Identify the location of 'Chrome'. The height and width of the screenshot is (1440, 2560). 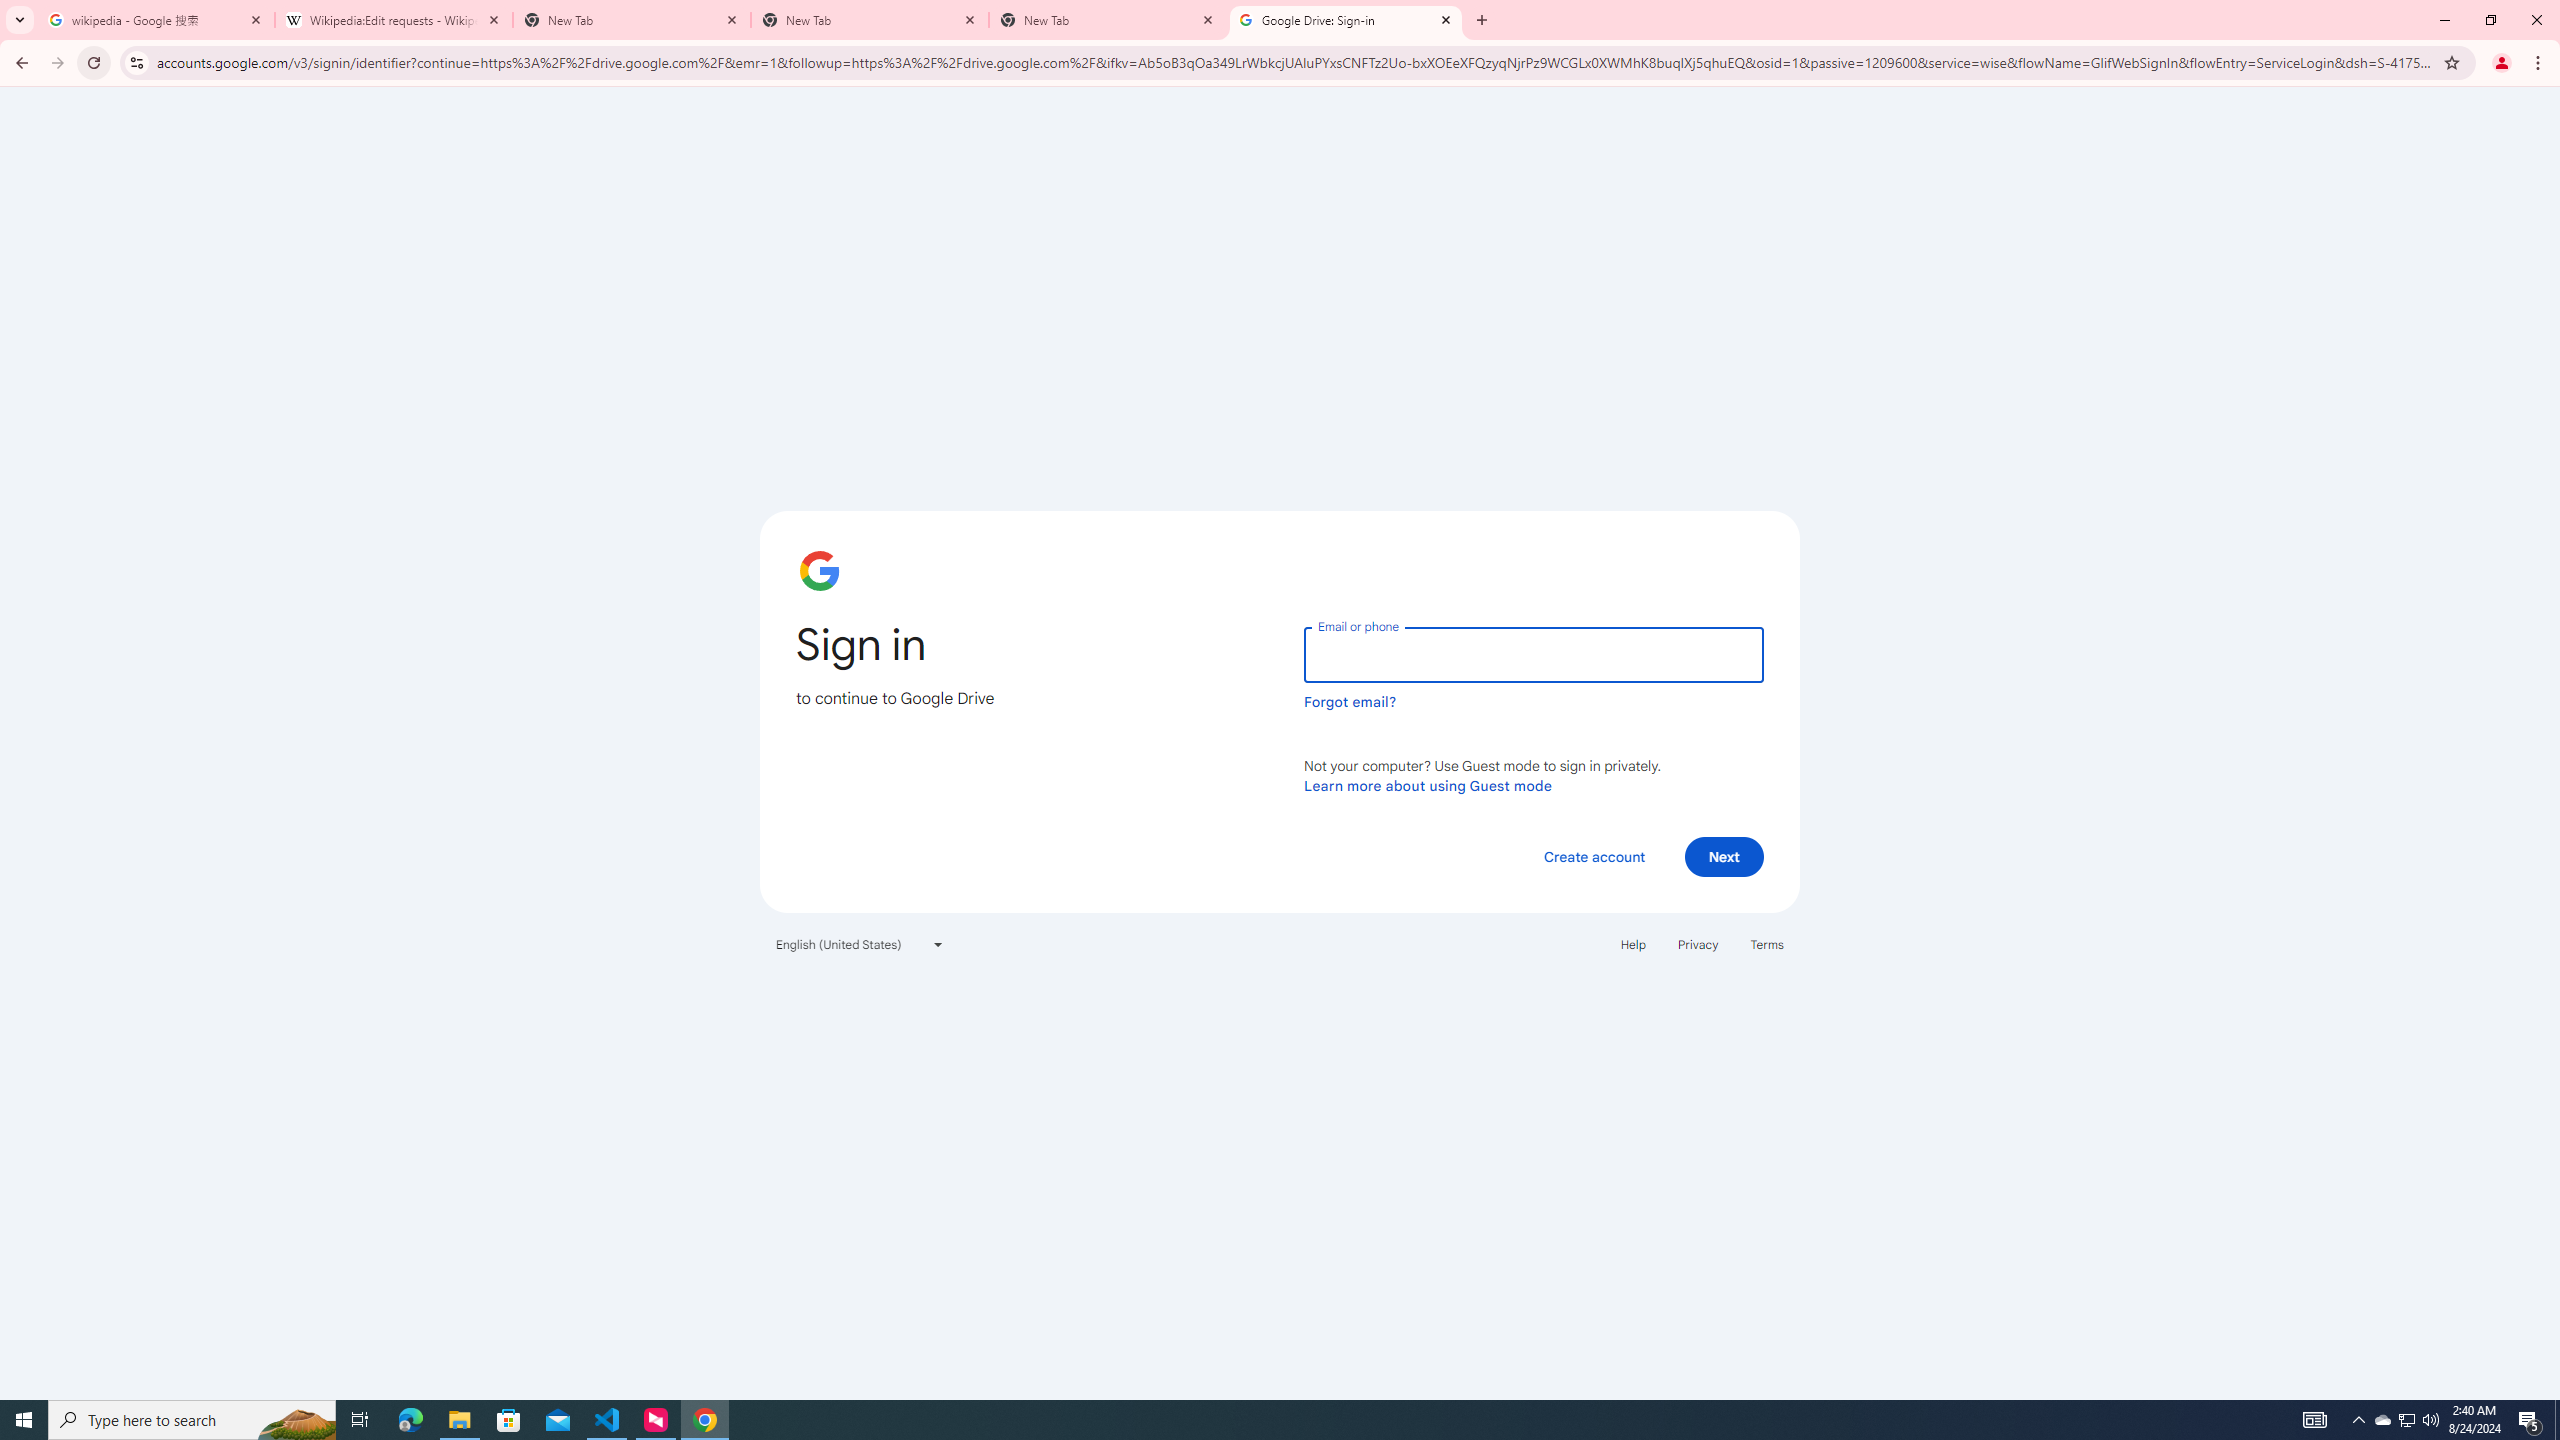
(2539, 62).